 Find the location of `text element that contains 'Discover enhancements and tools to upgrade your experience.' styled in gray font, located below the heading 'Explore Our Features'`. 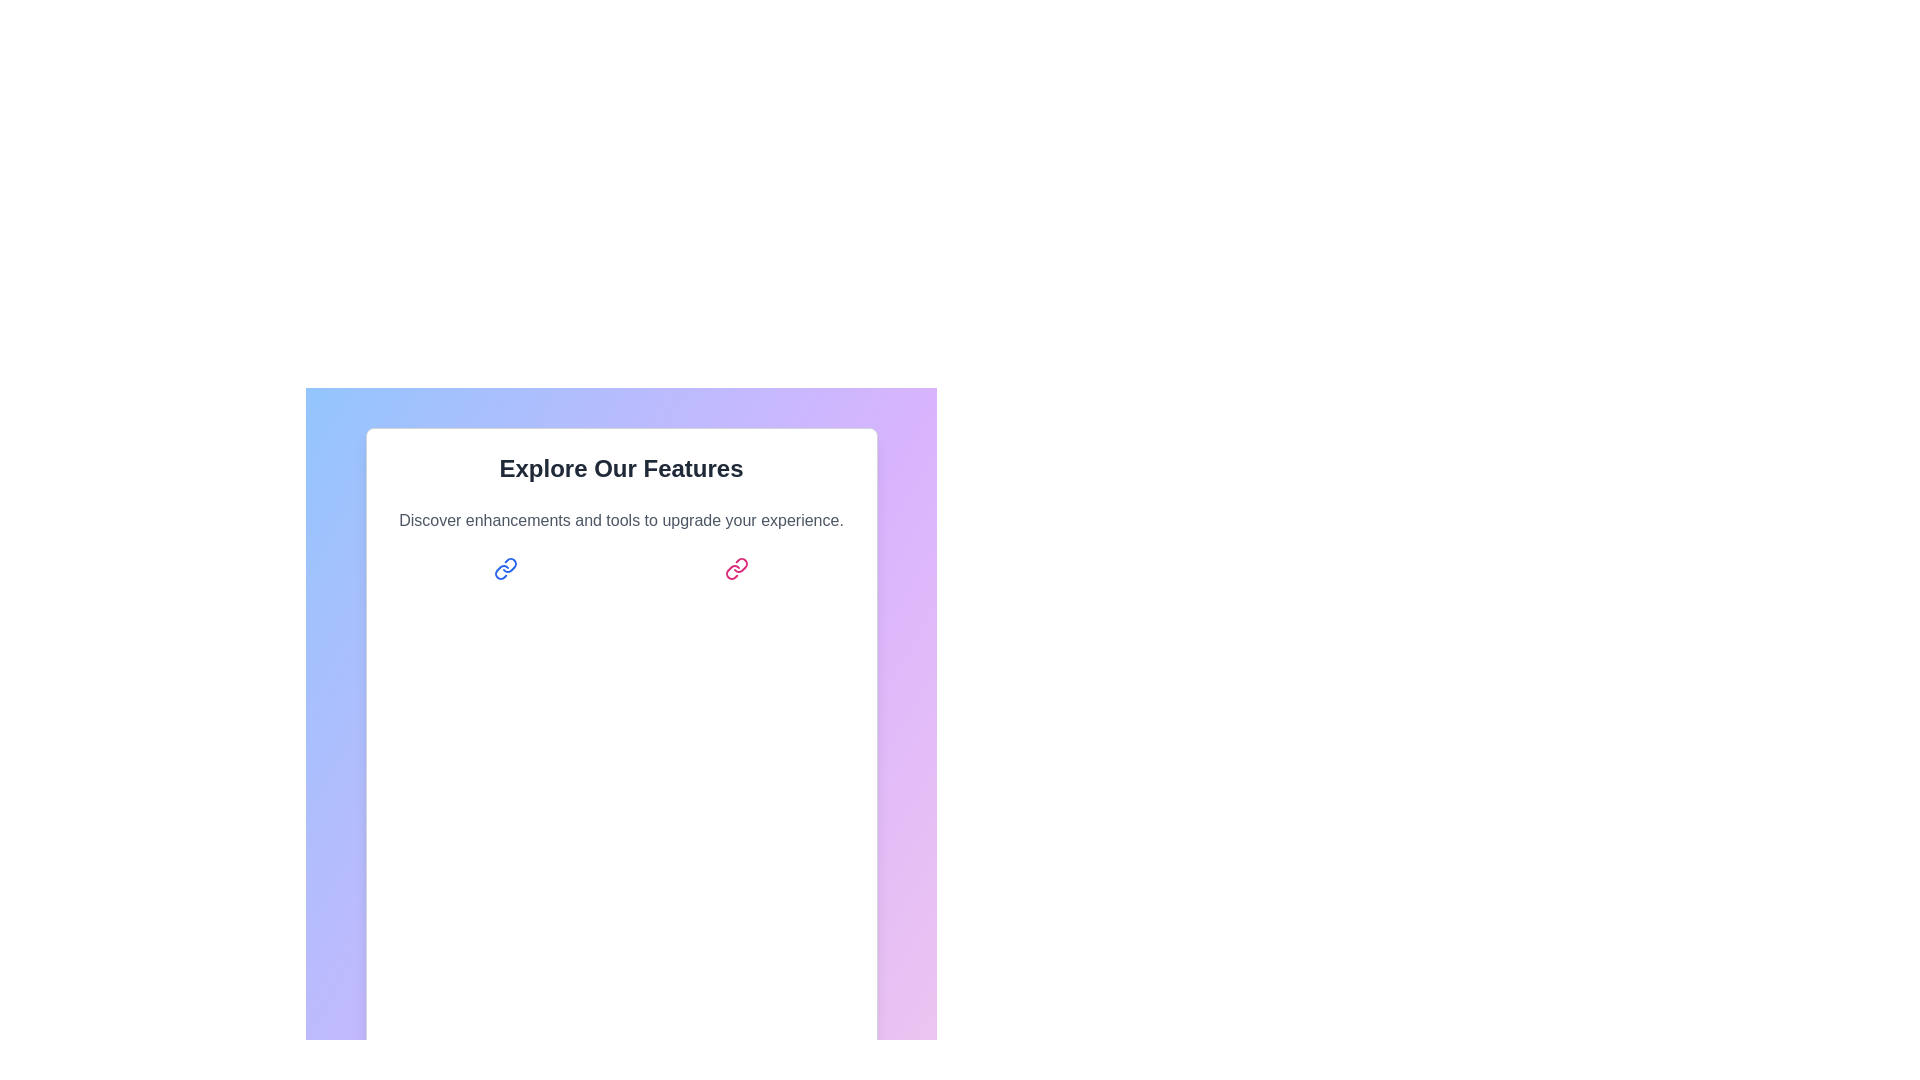

text element that contains 'Discover enhancements and tools to upgrade your experience.' styled in gray font, located below the heading 'Explore Our Features' is located at coordinates (620, 519).